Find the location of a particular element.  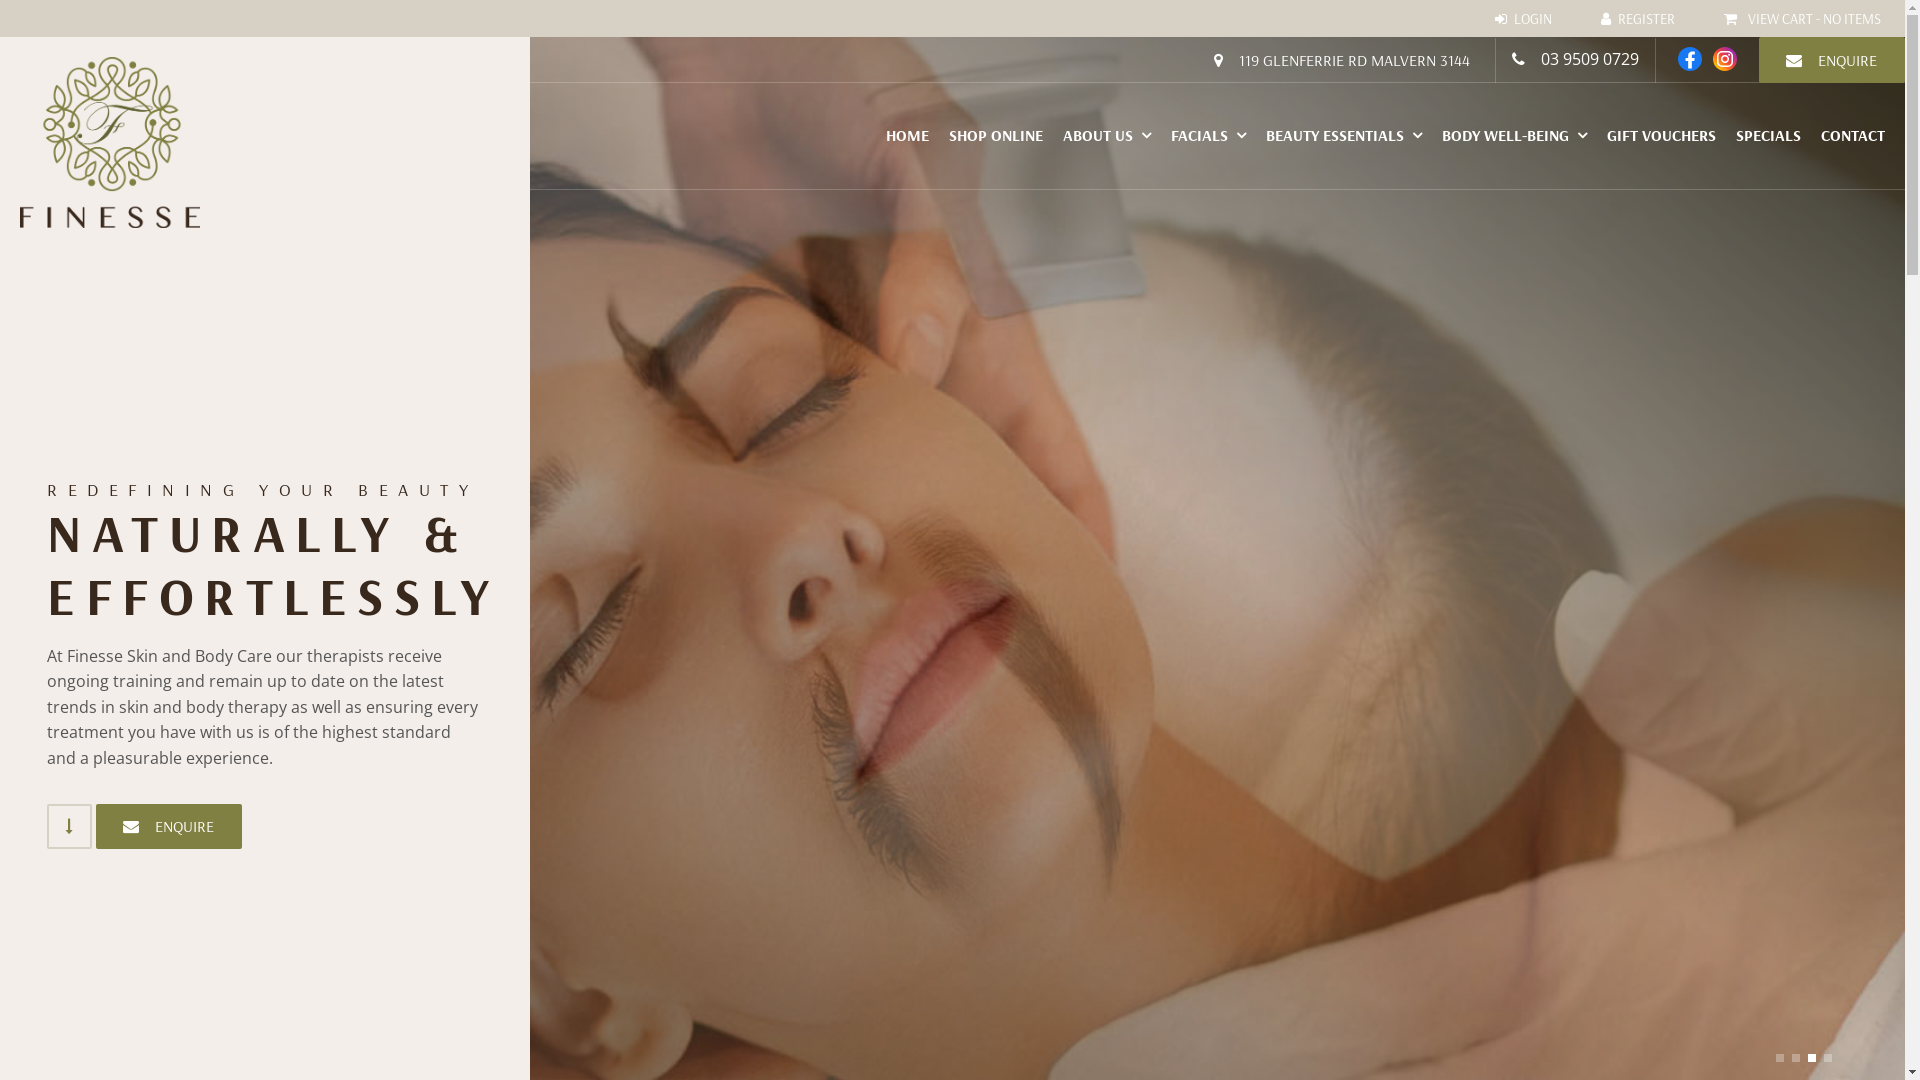

'BODY WELL-BEING' is located at coordinates (1514, 135).